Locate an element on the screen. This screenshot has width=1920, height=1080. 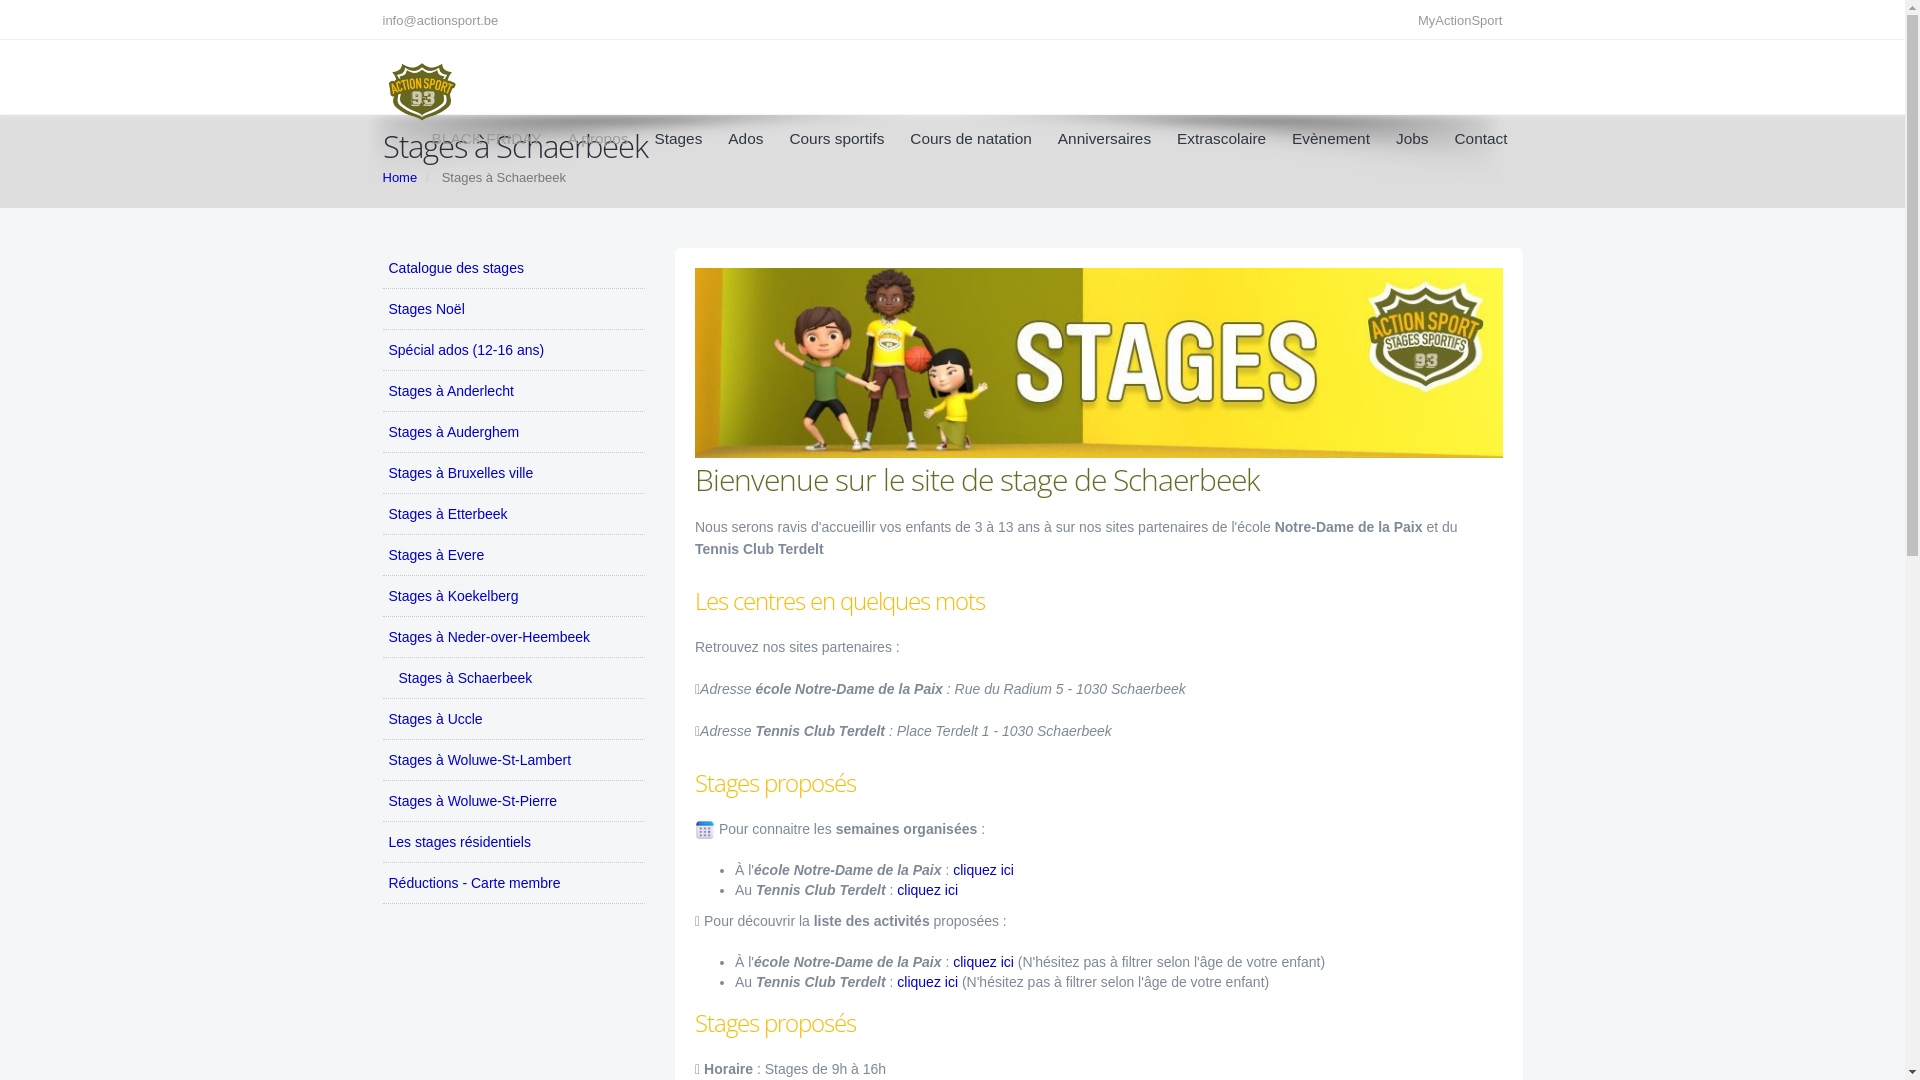
'cliquez ici' is located at coordinates (985, 960).